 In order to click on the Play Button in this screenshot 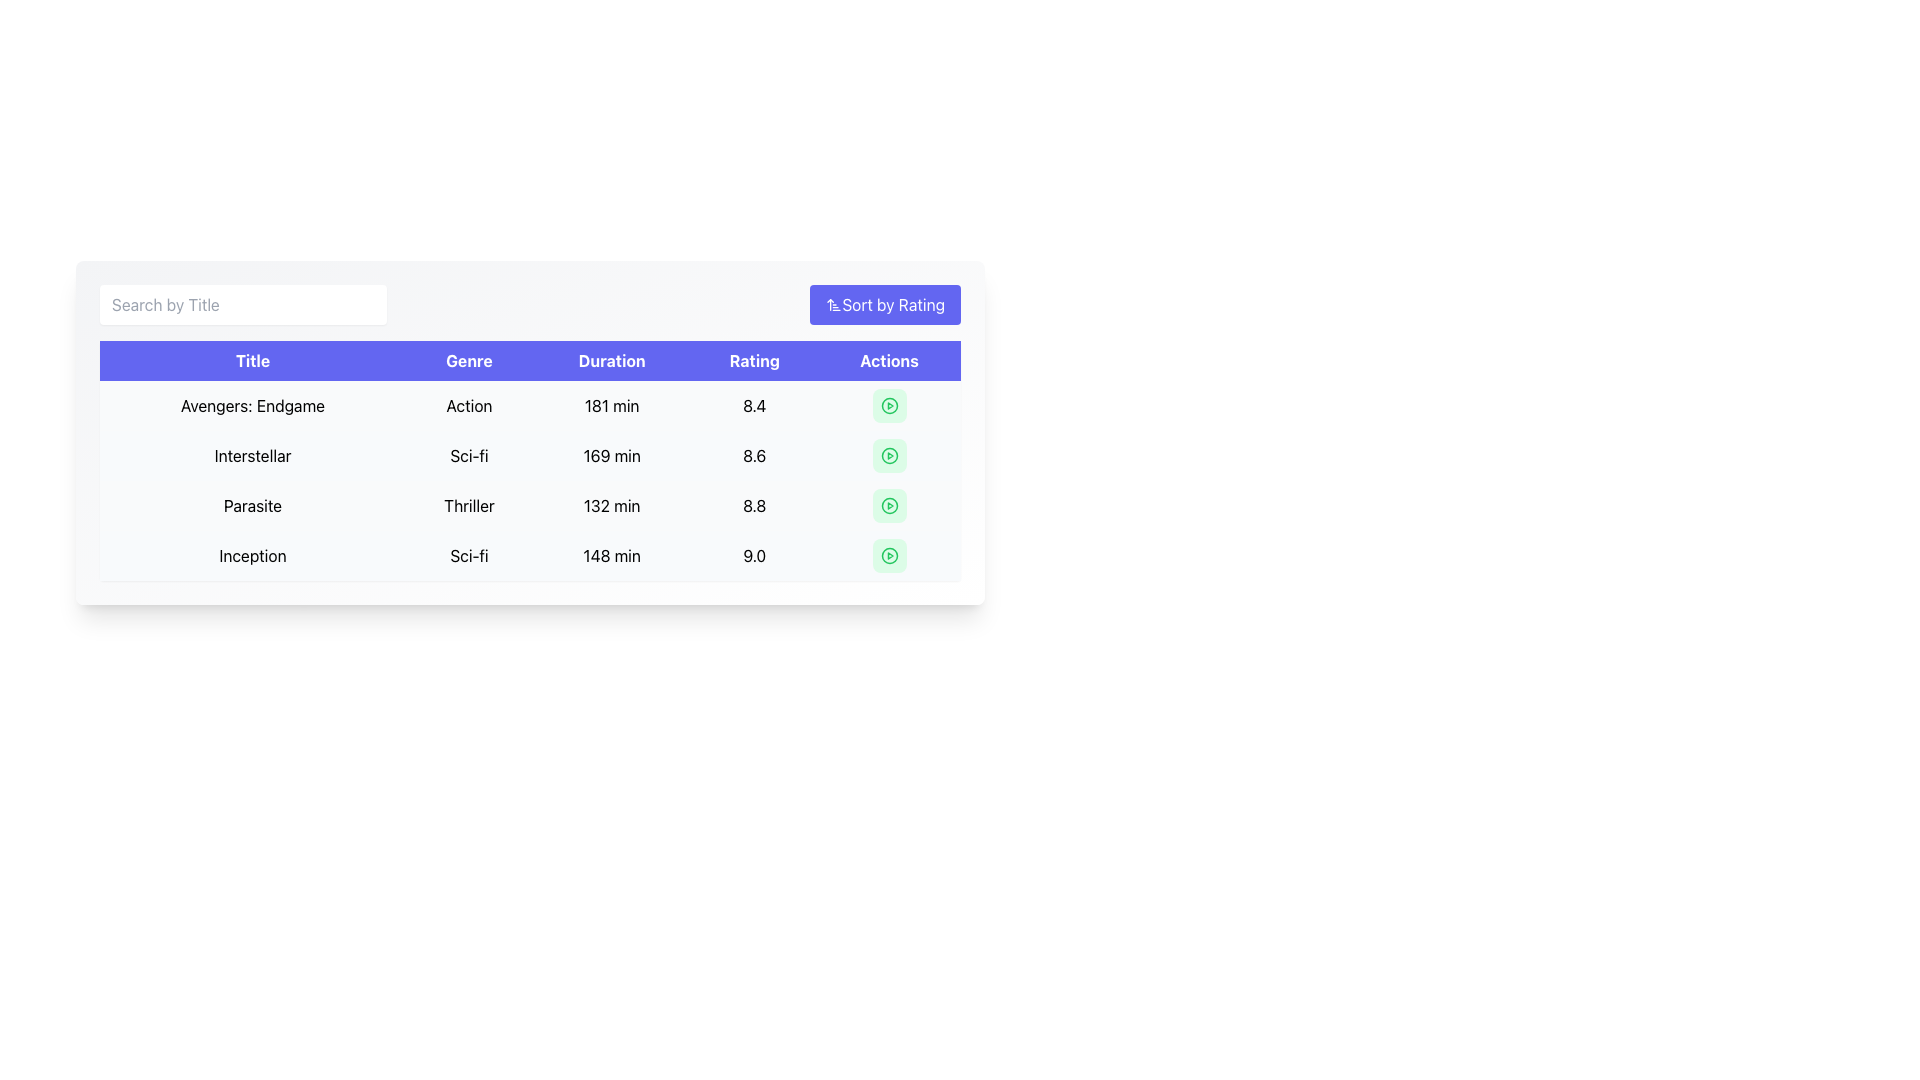, I will do `click(888, 455)`.